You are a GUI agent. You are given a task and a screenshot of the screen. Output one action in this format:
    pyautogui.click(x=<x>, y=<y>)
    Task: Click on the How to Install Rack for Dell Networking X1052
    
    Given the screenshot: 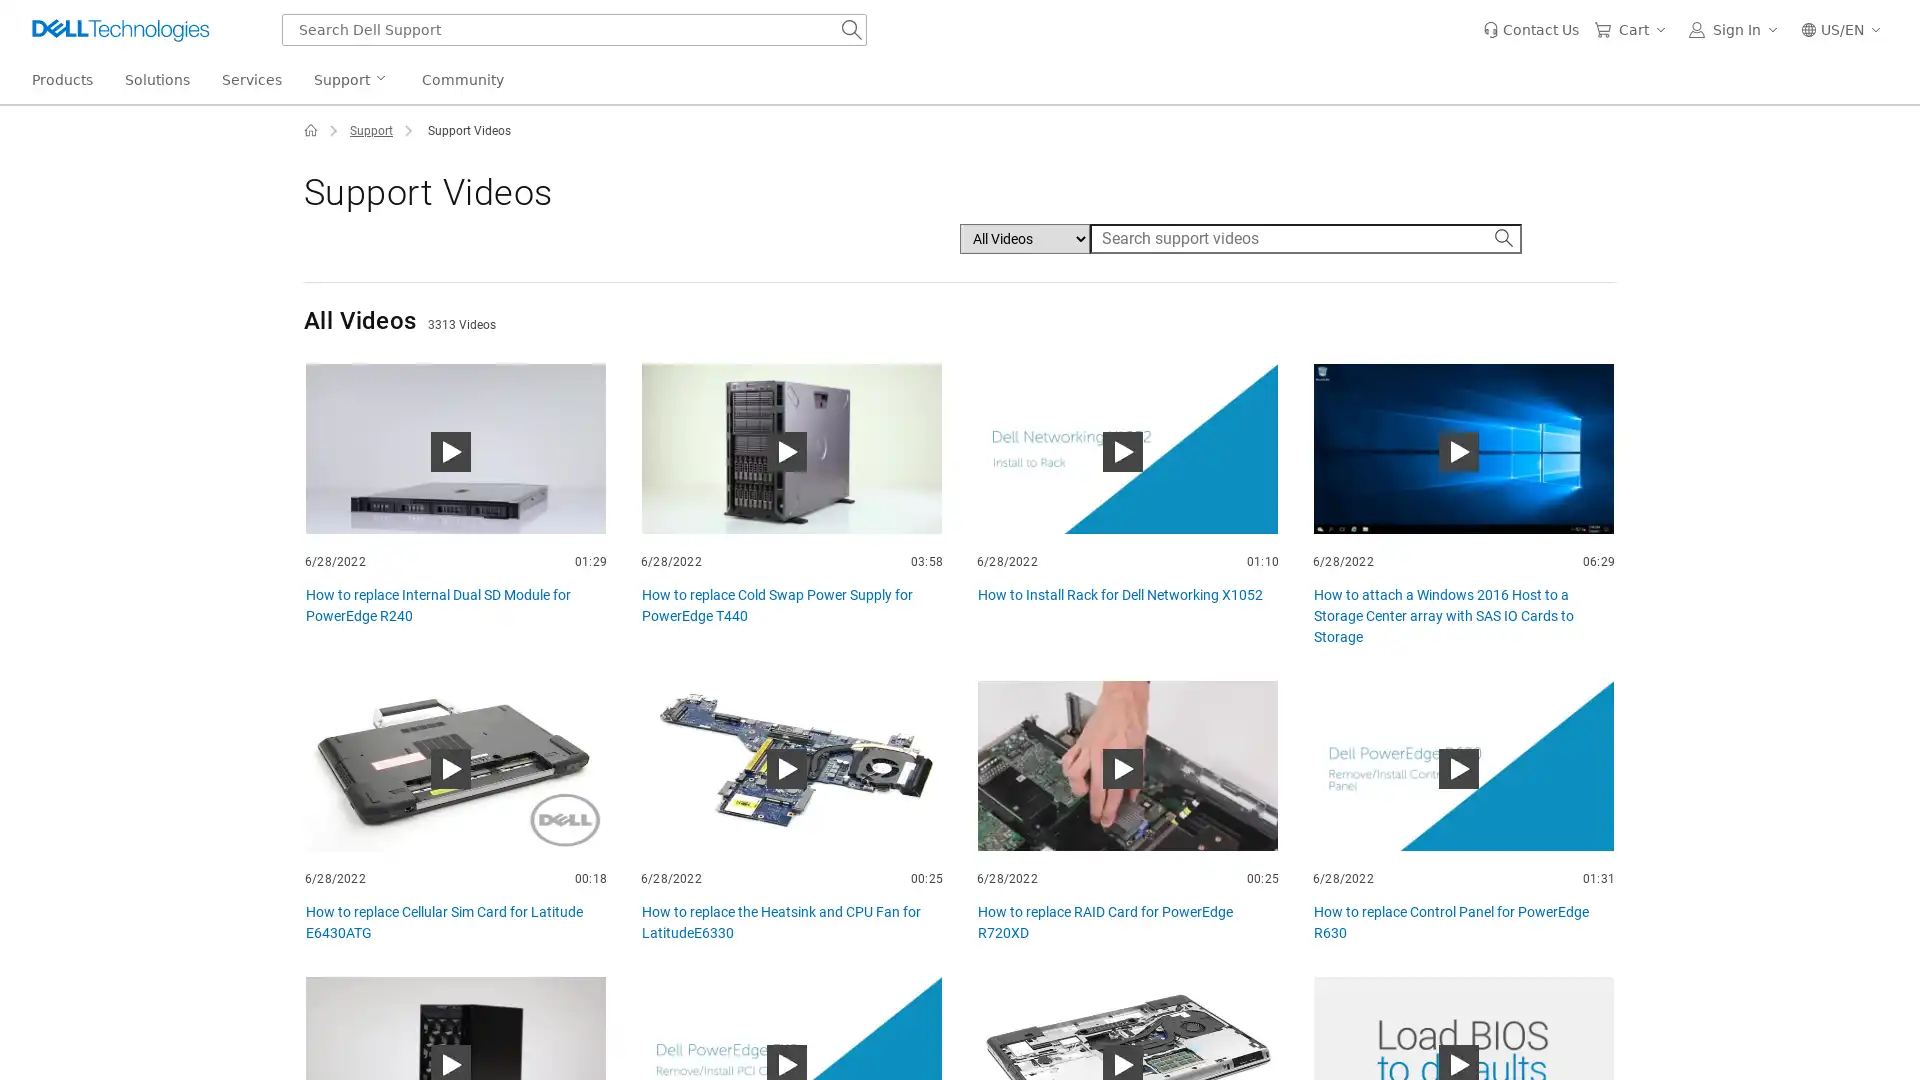 What is the action you would take?
    pyautogui.click(x=1120, y=594)
    